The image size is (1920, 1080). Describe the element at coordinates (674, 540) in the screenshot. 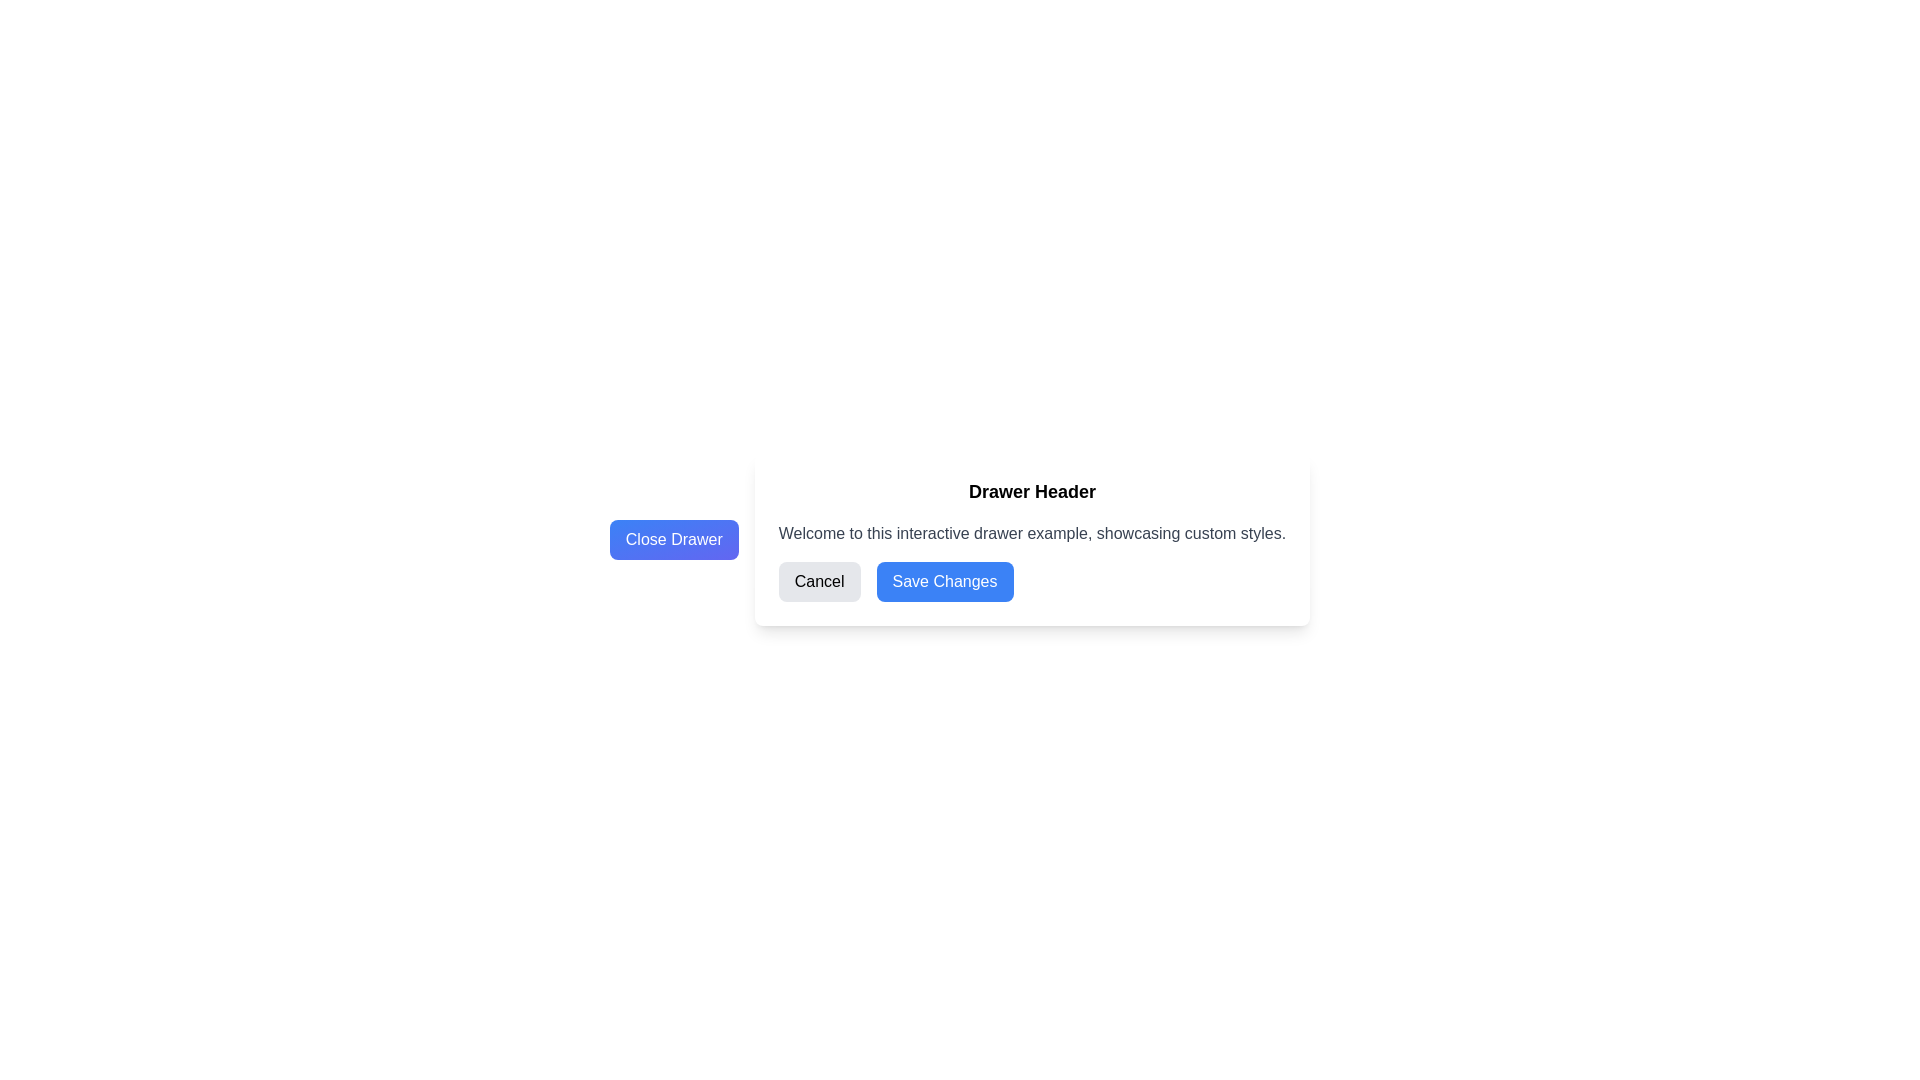

I see `the 'Close Drawer' button, which has a gradient background from blue to indigo and is positioned to the left of the drawer content` at that location.